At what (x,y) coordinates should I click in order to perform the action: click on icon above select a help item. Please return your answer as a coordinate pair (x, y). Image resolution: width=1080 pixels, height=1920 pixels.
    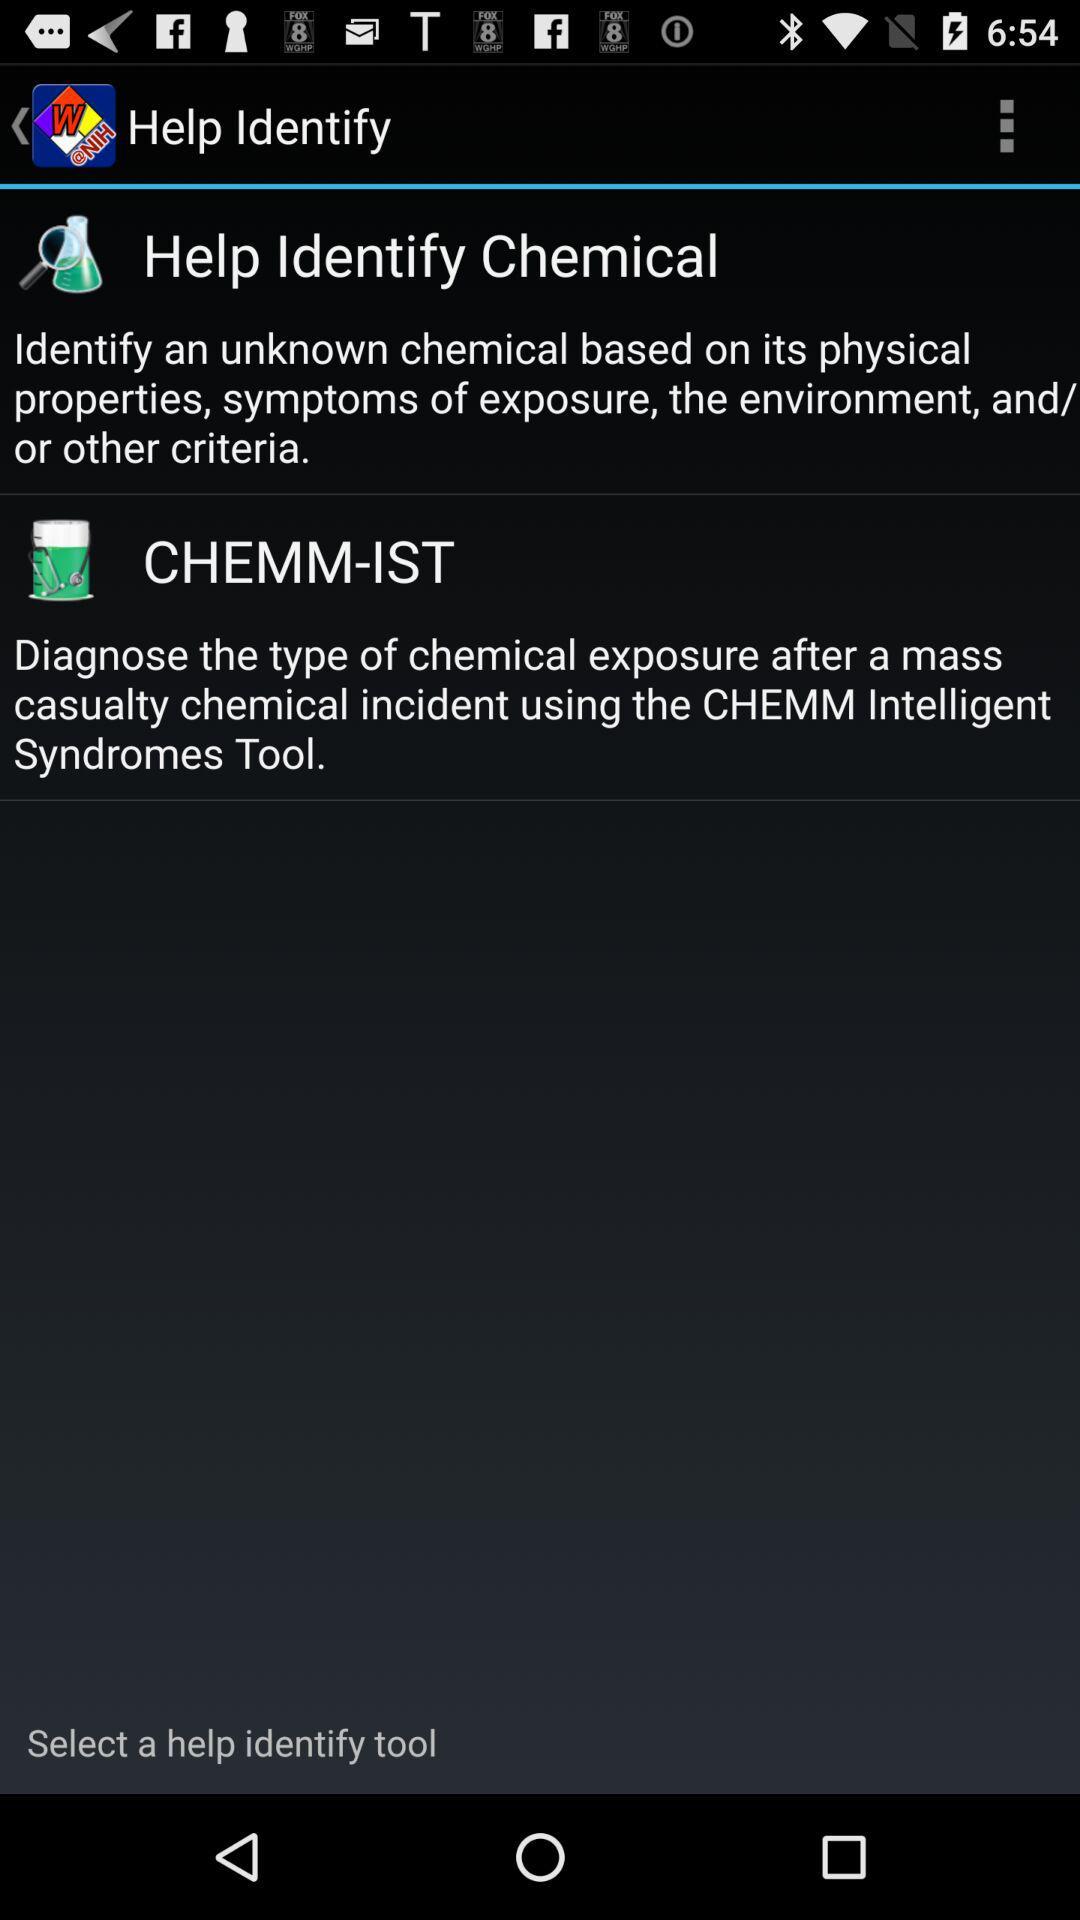
    Looking at the image, I should click on (546, 702).